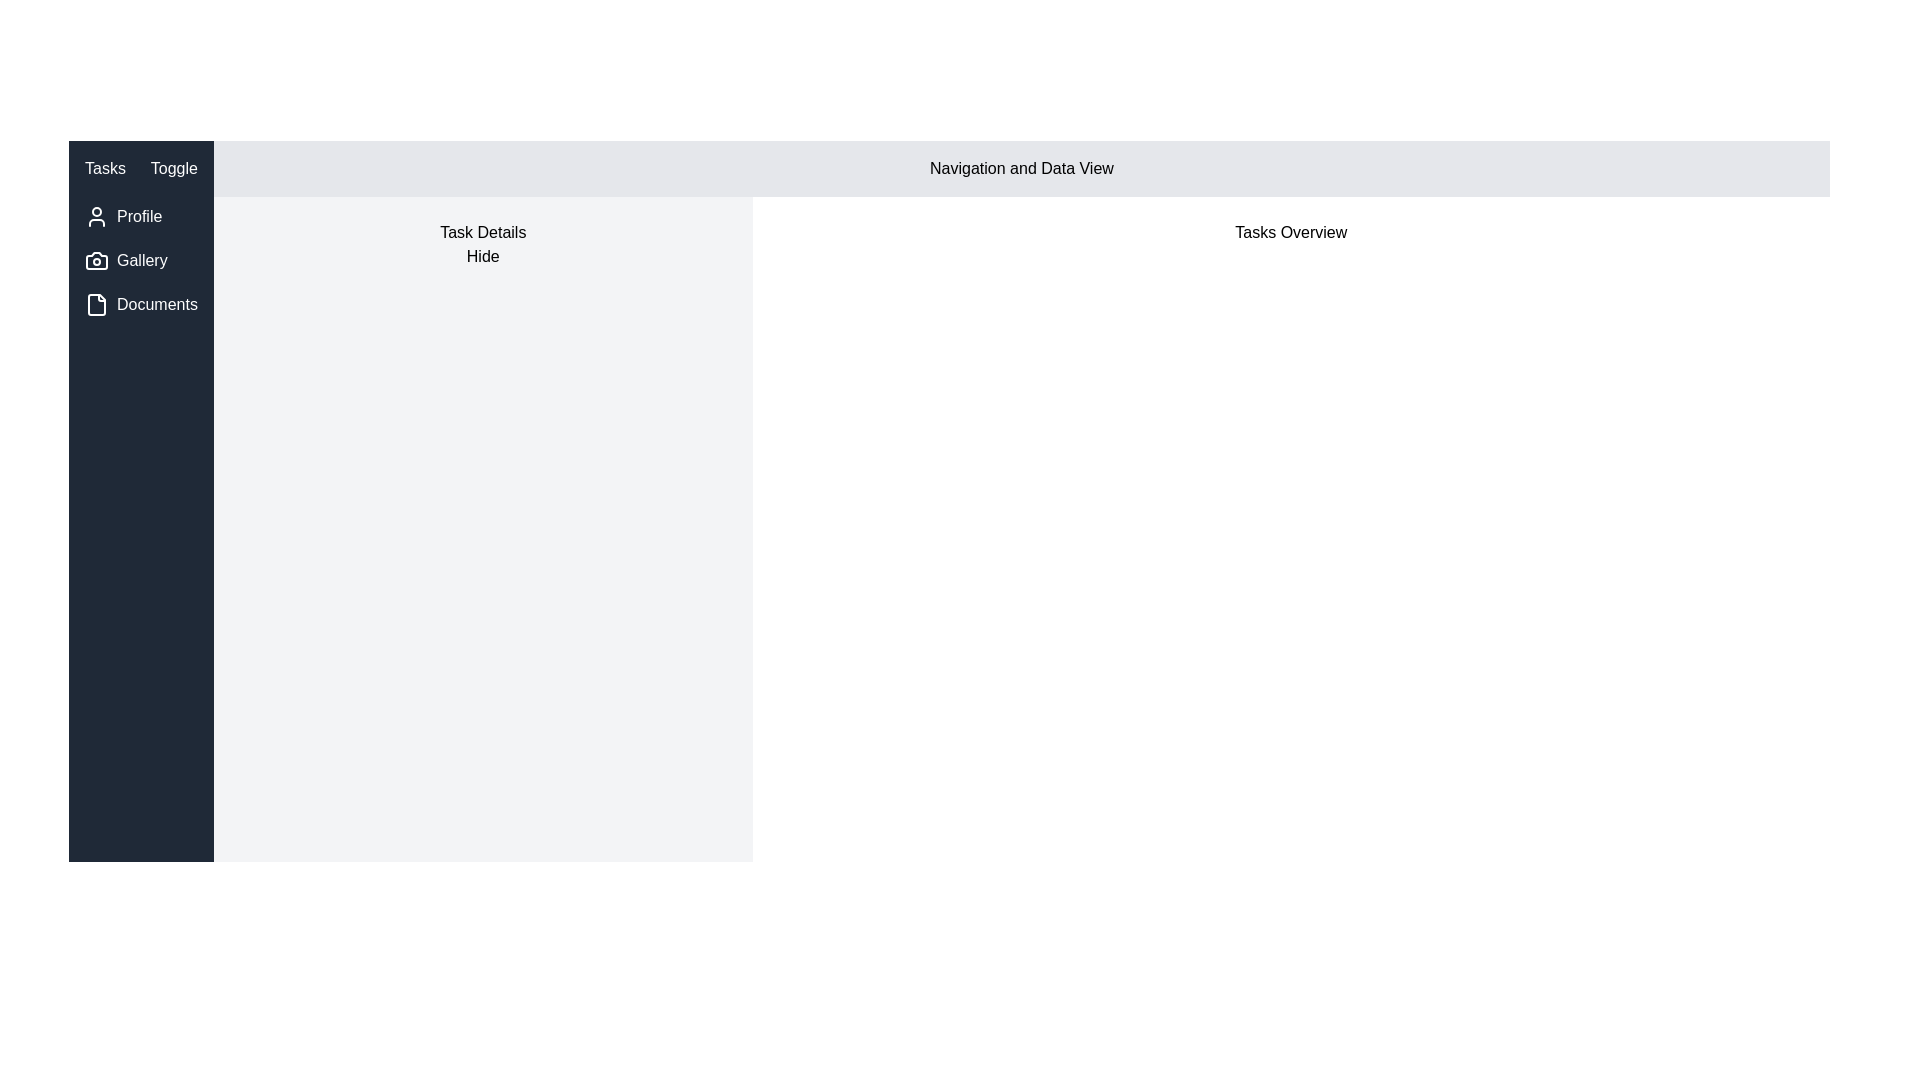 The image size is (1920, 1080). Describe the element at coordinates (104, 168) in the screenshot. I see `the informational Text label indicating 'Tasks', located to the left of the 'Toggle' label in the header area` at that location.